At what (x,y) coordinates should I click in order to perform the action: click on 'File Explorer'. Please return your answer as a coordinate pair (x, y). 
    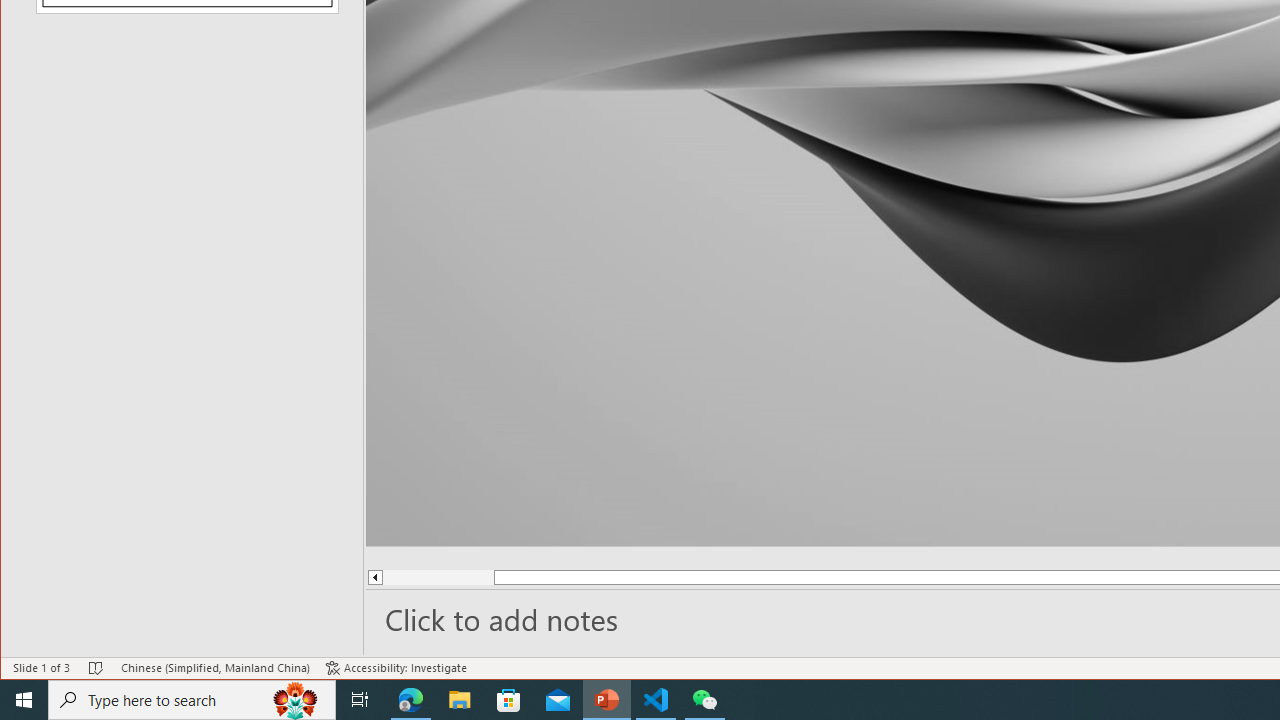
    Looking at the image, I should click on (459, 698).